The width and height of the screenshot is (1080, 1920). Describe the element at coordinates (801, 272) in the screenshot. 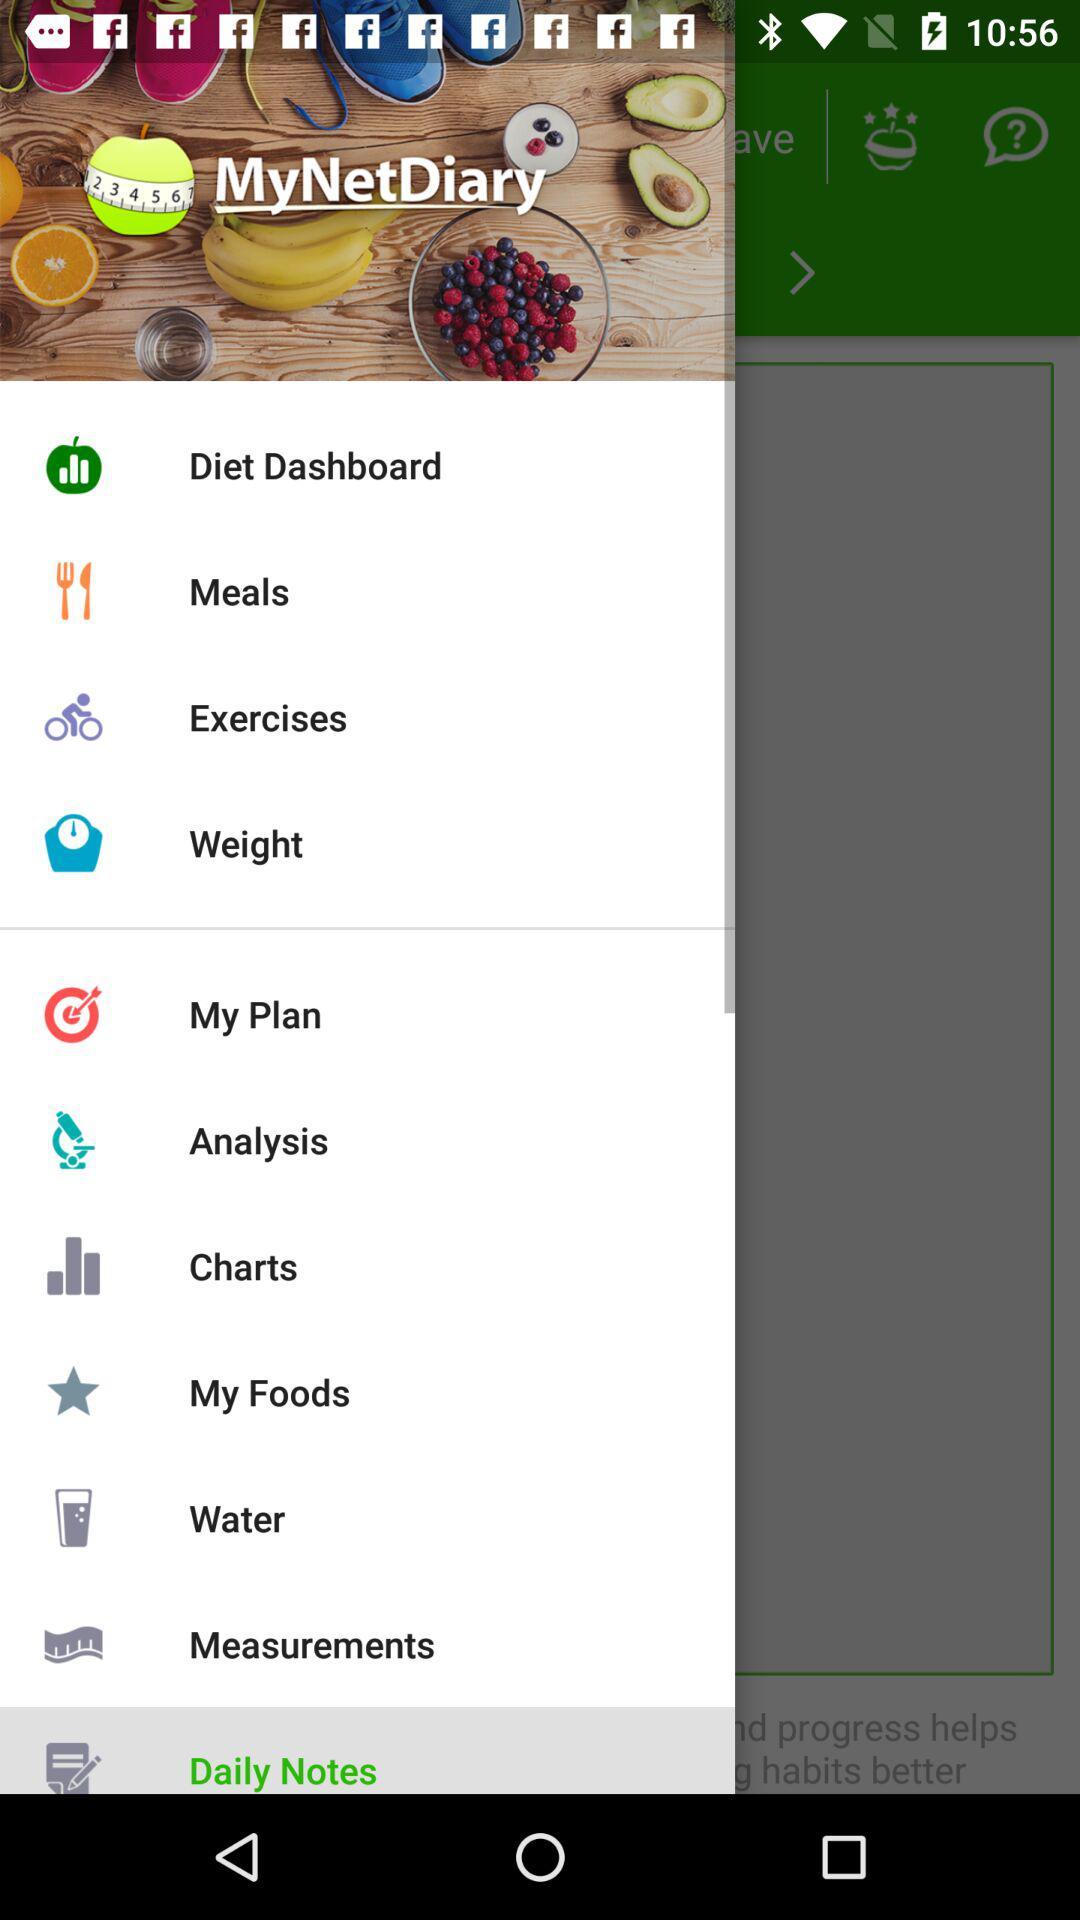

I see `the arrow_forward icon` at that location.